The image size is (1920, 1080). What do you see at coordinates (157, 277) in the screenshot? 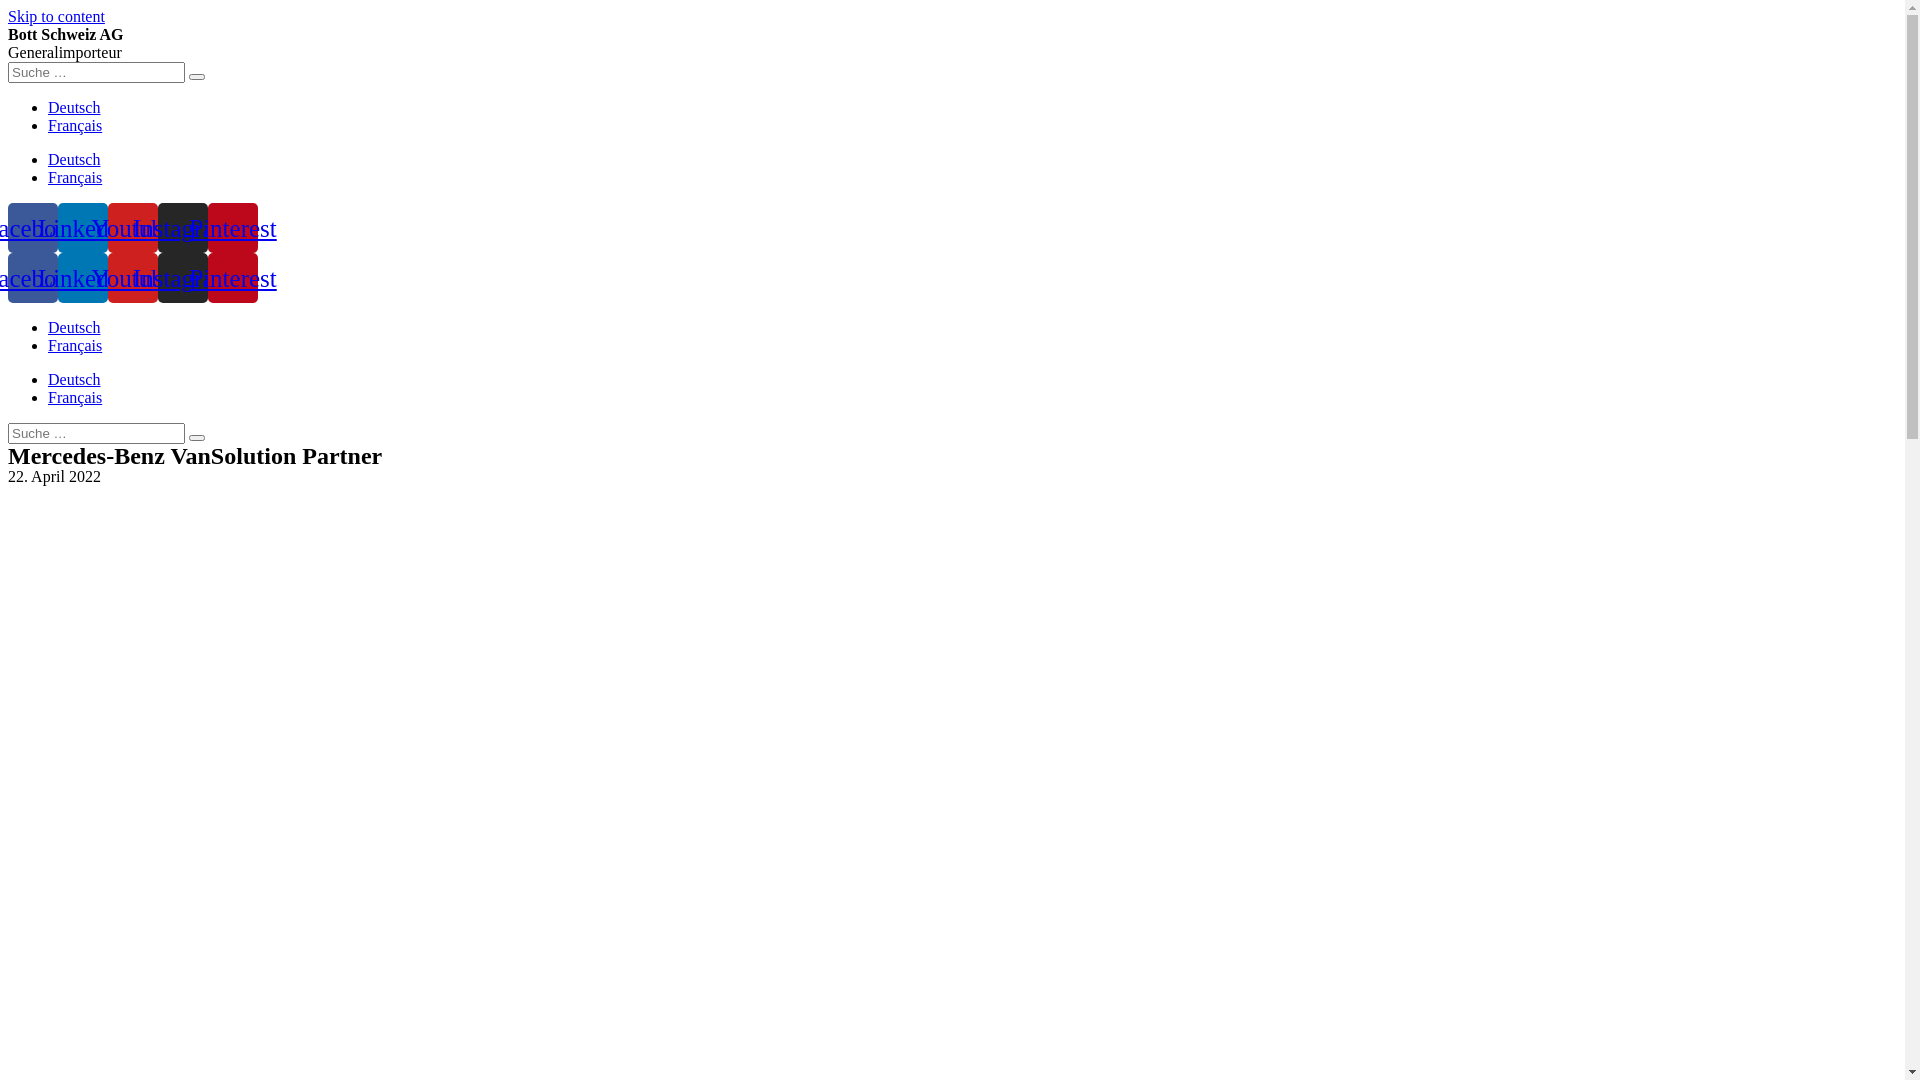
I see `'Instagram'` at bounding box center [157, 277].